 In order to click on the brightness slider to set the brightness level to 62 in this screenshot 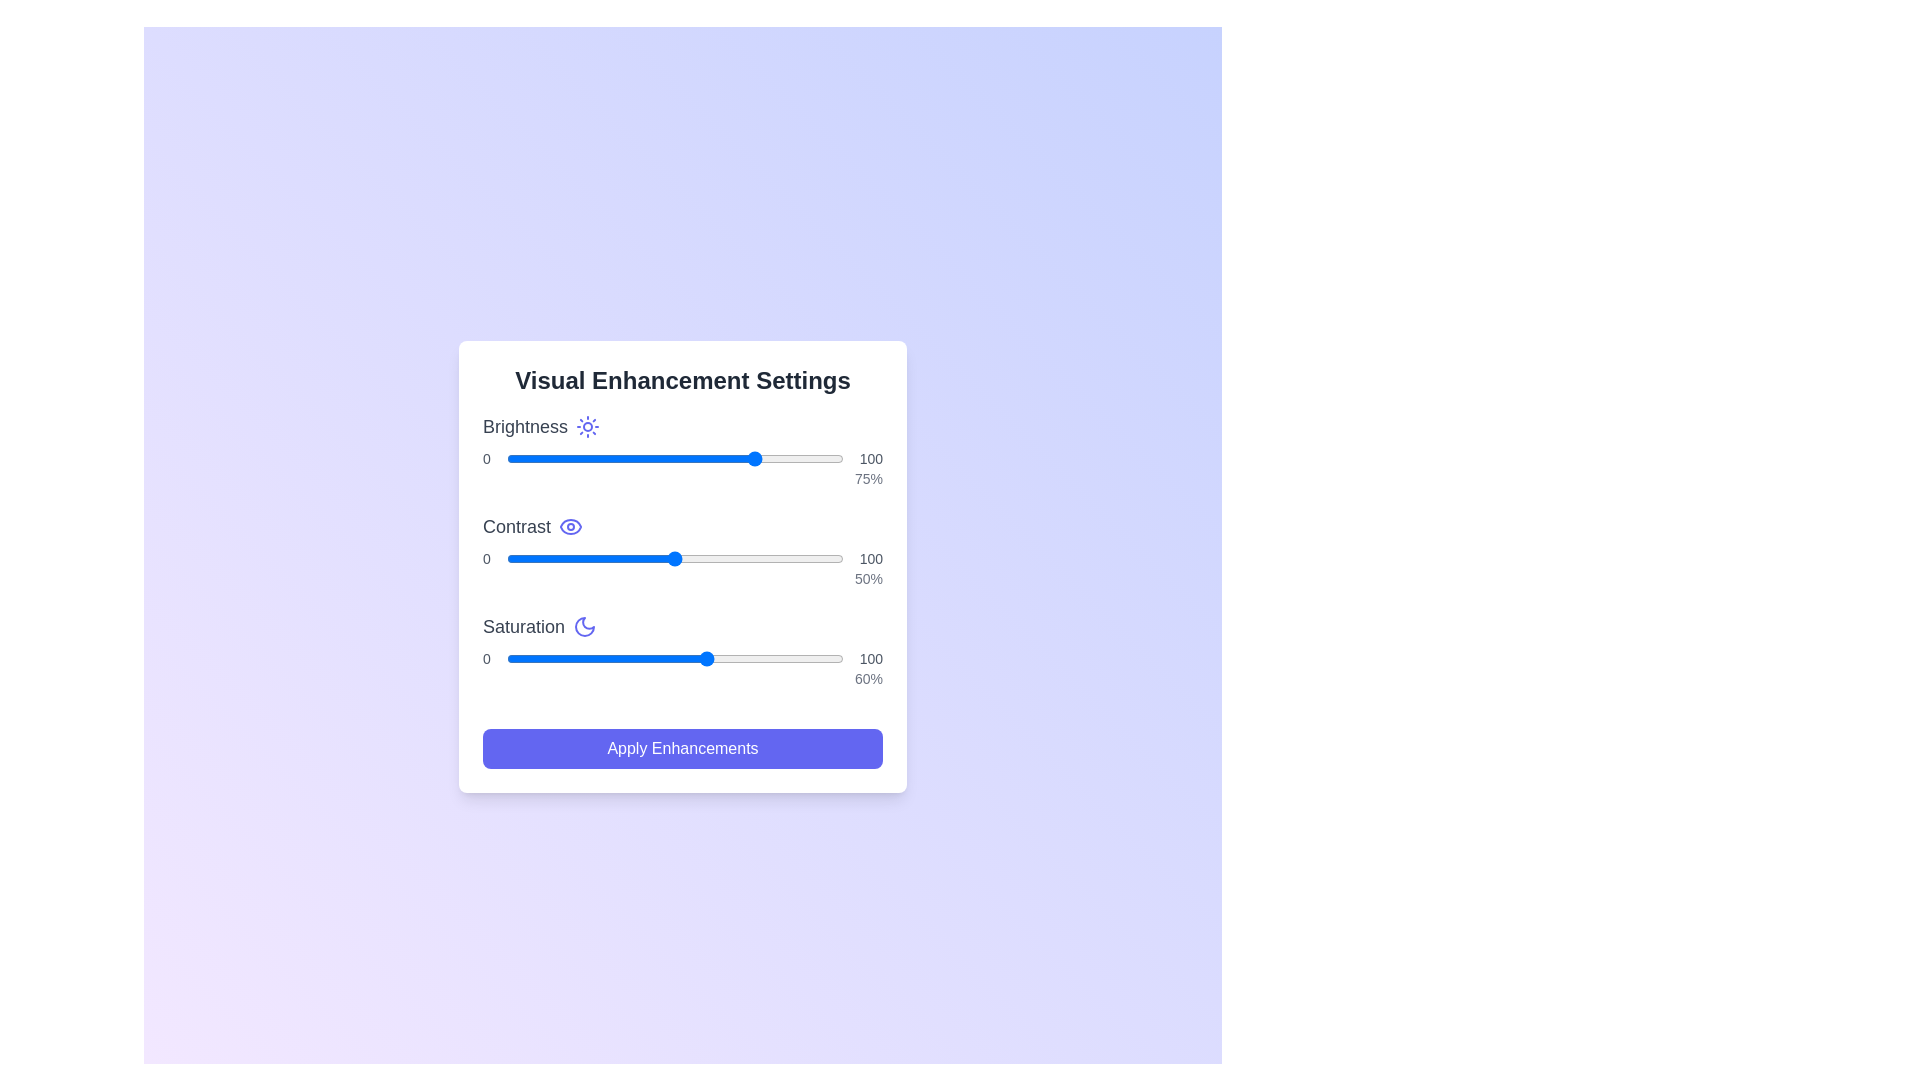, I will do `click(715, 459)`.